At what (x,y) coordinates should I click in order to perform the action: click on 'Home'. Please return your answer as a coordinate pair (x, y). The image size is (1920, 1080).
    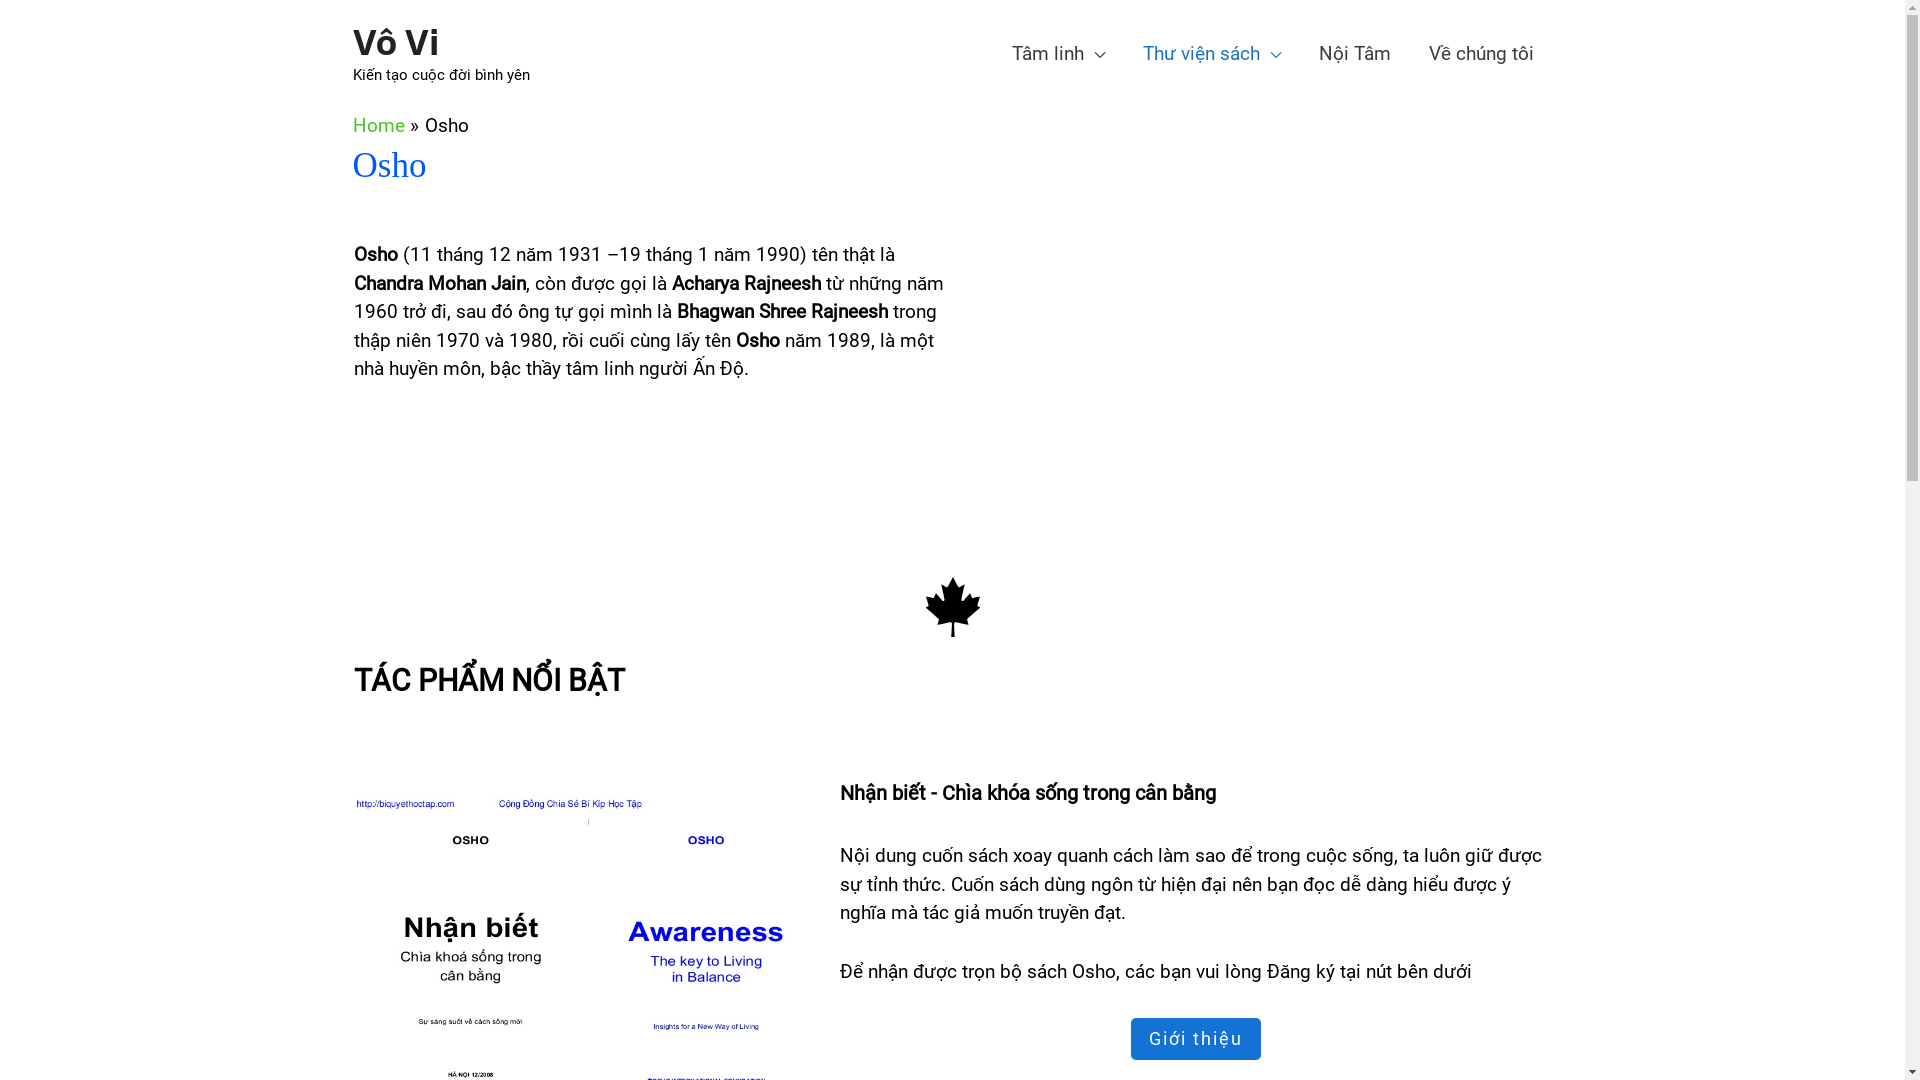
    Looking at the image, I should click on (378, 125).